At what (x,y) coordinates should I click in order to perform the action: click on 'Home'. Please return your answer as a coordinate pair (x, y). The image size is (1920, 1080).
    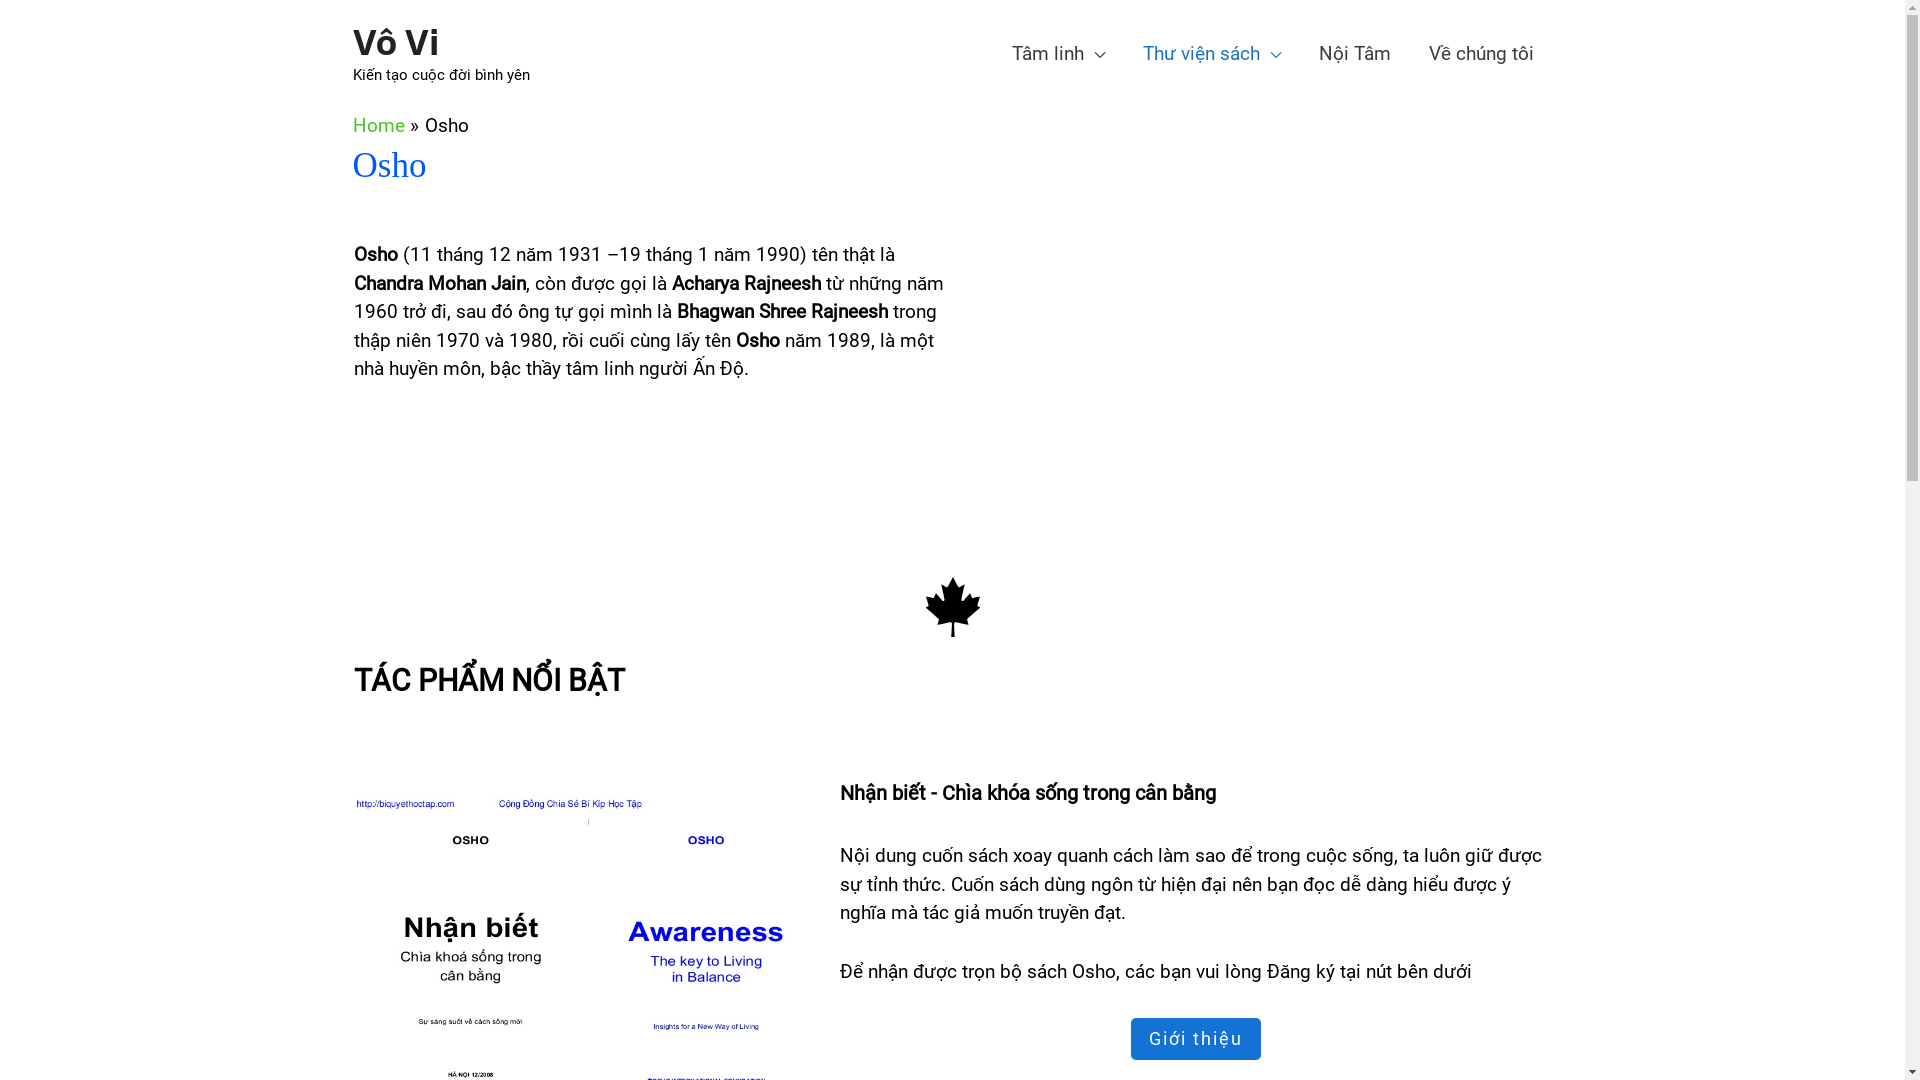
    Looking at the image, I should click on (378, 125).